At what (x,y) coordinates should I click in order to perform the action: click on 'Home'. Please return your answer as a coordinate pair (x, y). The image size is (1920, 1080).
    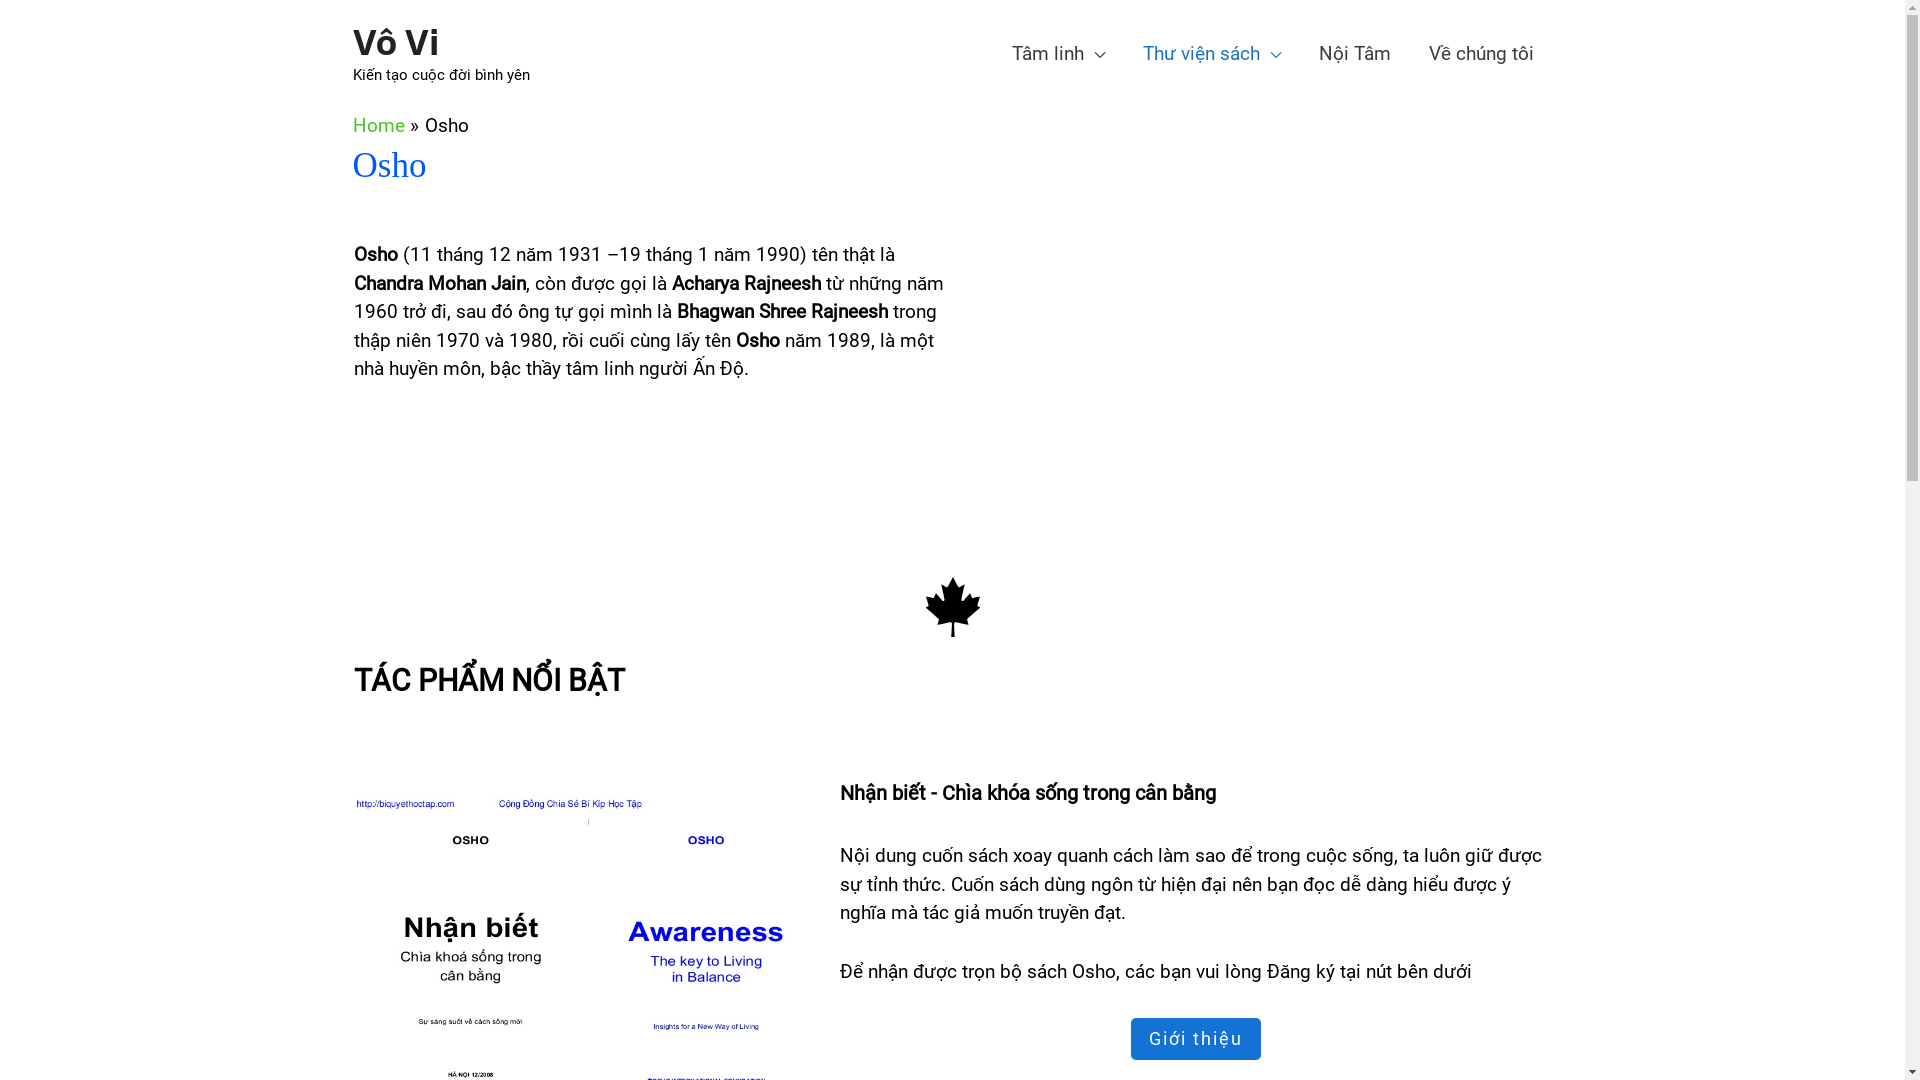
    Looking at the image, I should click on (378, 125).